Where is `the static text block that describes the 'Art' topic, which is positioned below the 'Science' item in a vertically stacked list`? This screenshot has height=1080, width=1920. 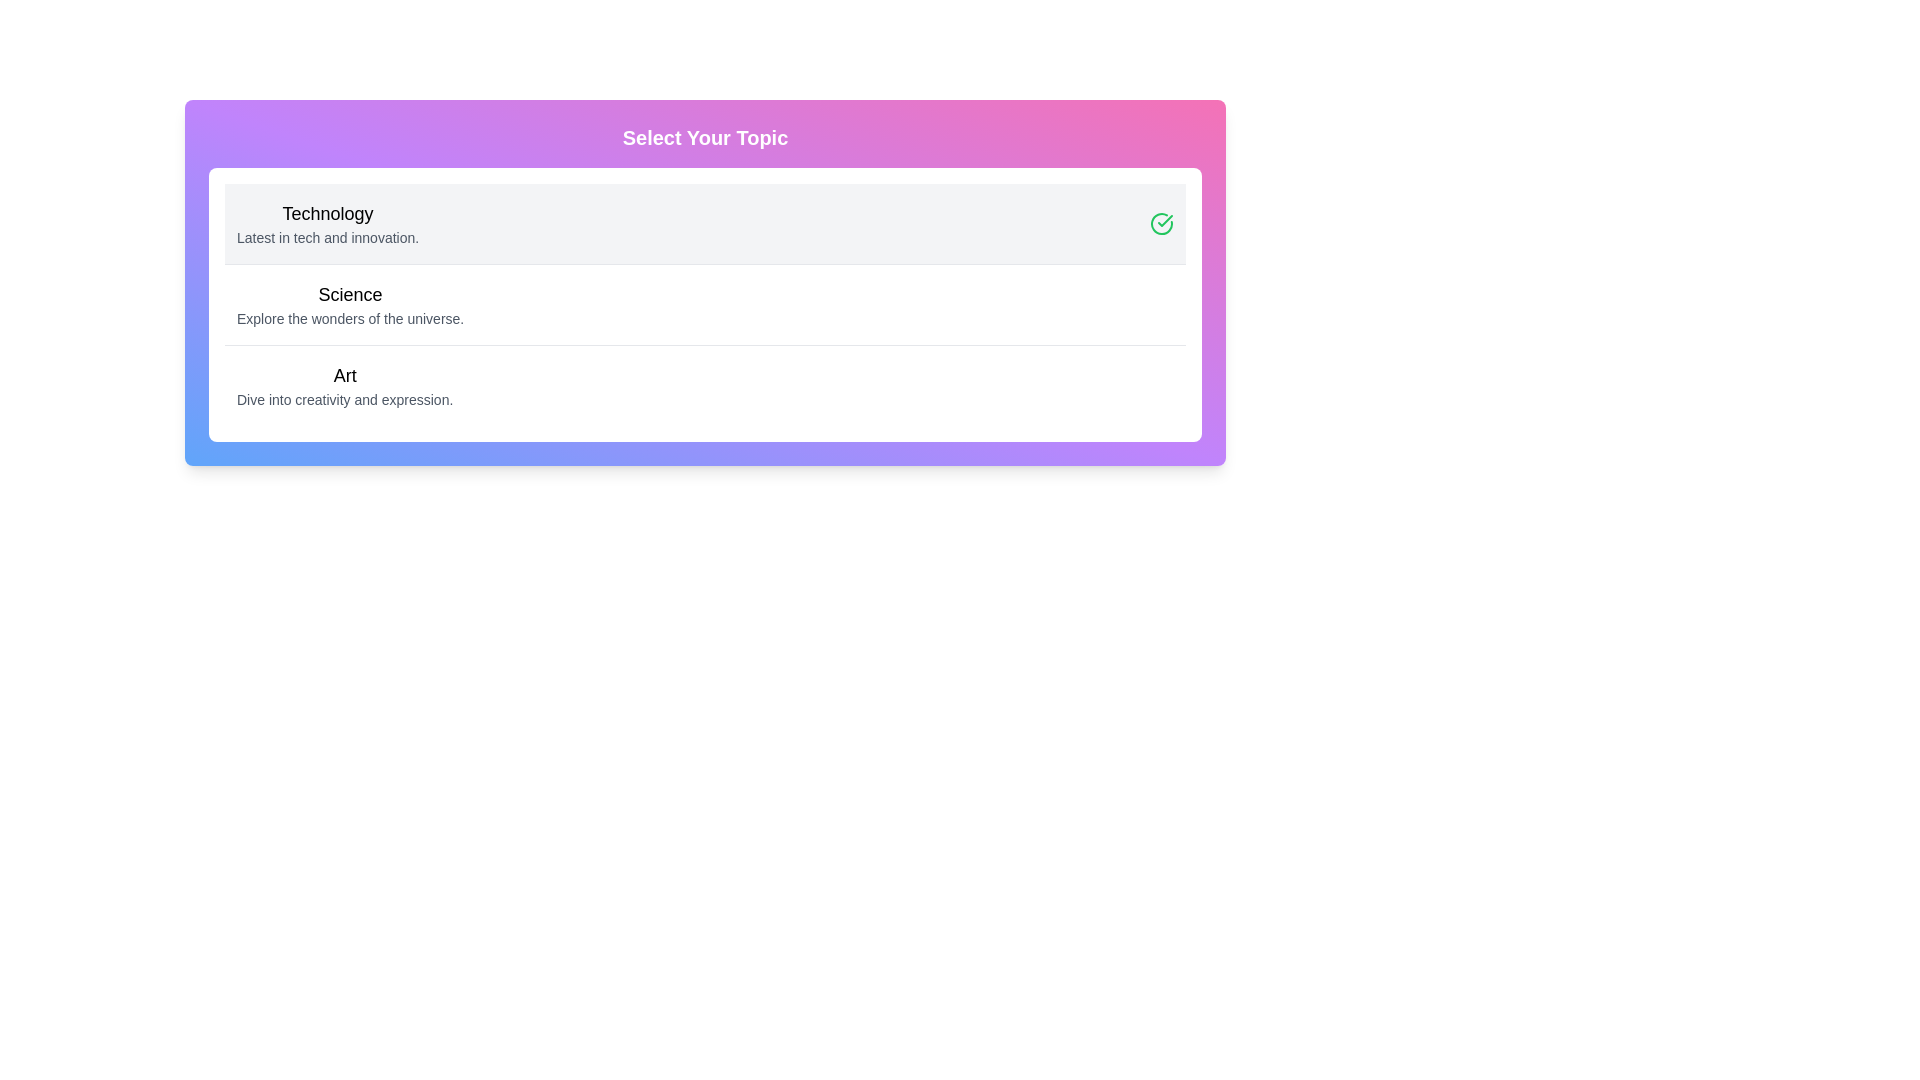
the static text block that describes the 'Art' topic, which is positioned below the 'Science' item in a vertically stacked list is located at coordinates (345, 385).